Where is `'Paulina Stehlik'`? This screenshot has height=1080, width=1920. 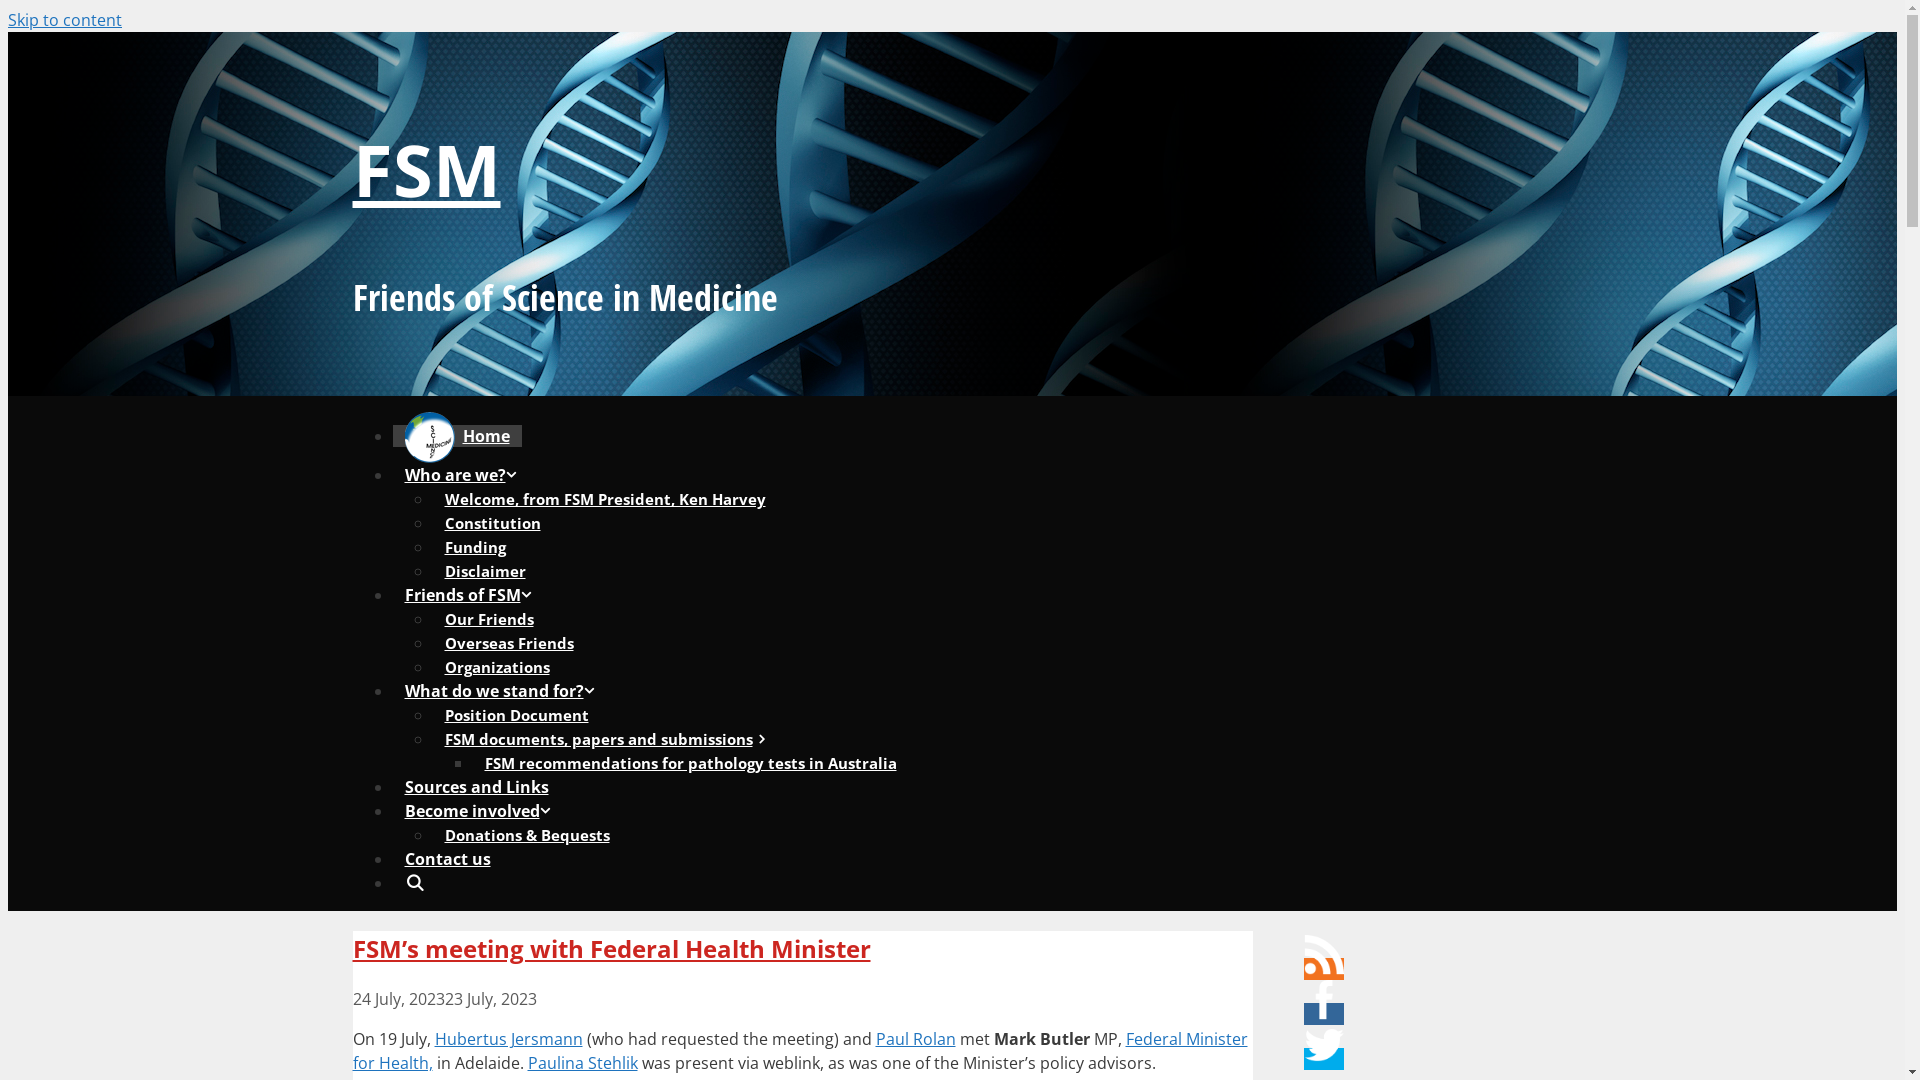 'Paulina Stehlik' is located at coordinates (581, 1062).